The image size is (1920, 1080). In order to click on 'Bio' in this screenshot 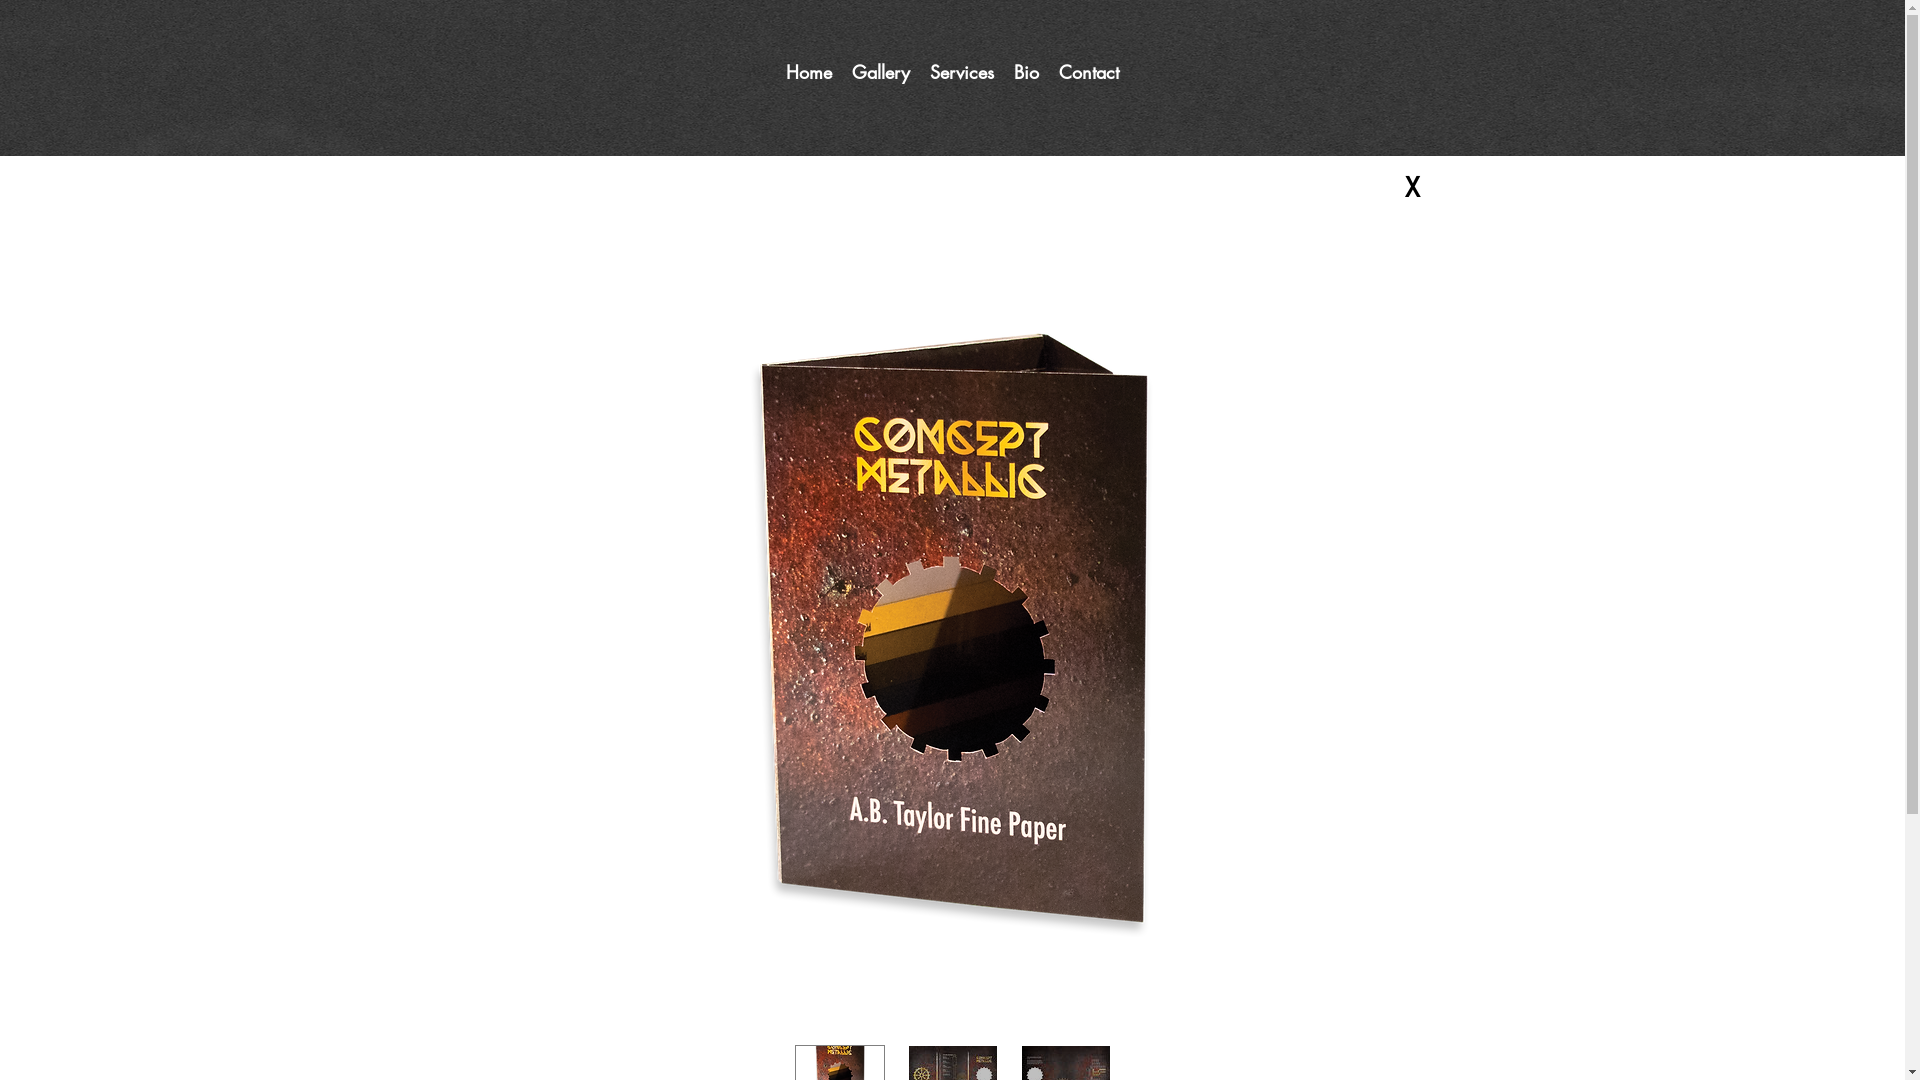, I will do `click(1026, 71)`.